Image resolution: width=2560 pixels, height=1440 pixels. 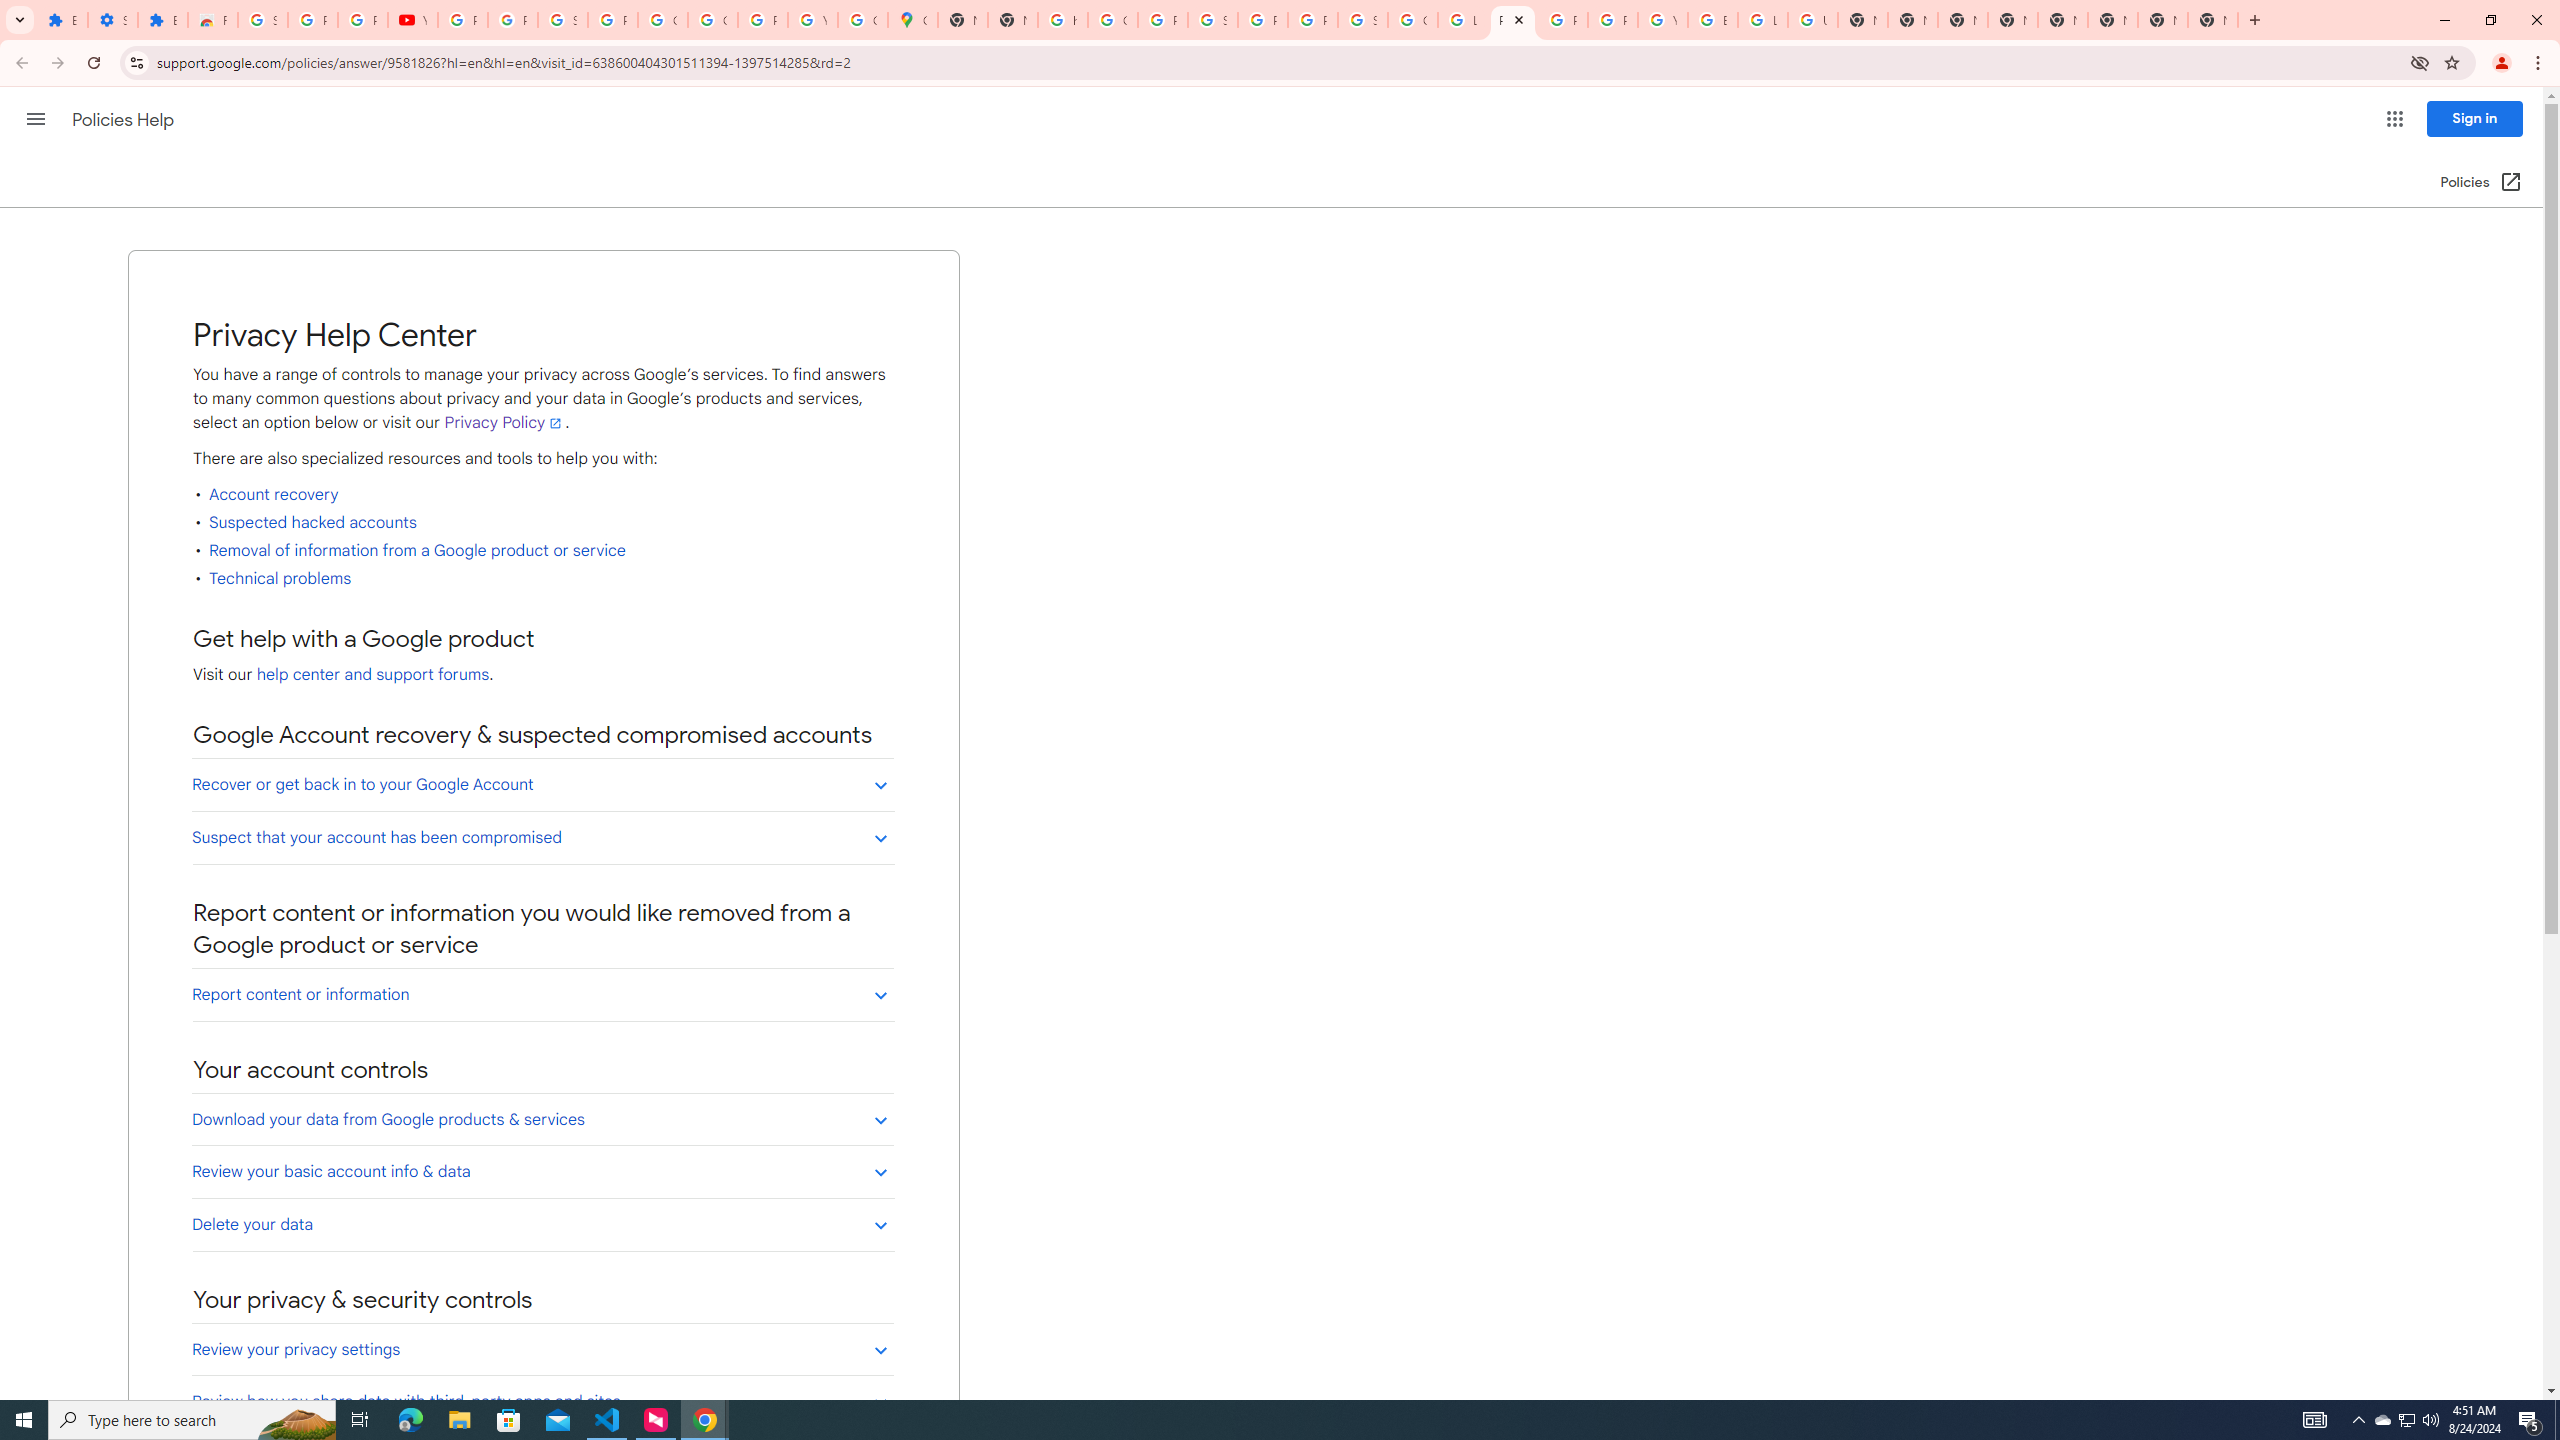 What do you see at coordinates (542, 1223) in the screenshot?
I see `'Delete your data'` at bounding box center [542, 1223].